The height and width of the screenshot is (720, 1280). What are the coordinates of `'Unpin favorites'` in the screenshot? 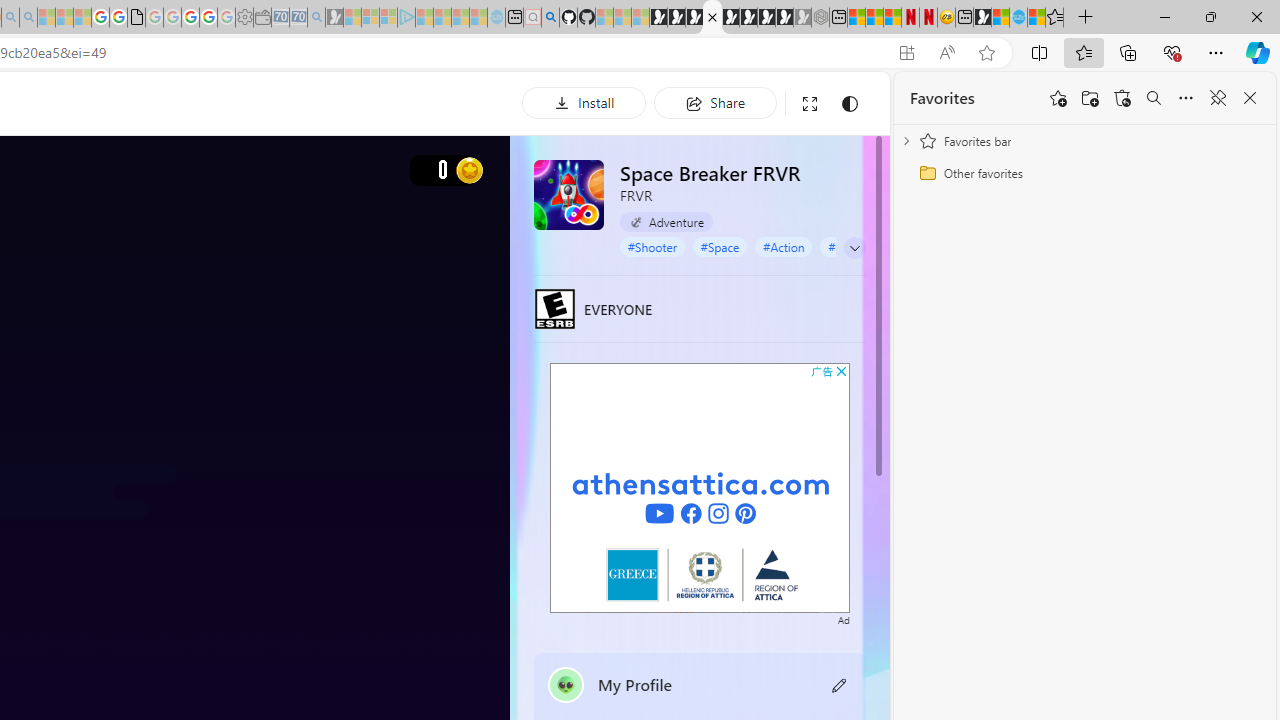 It's located at (1216, 98).